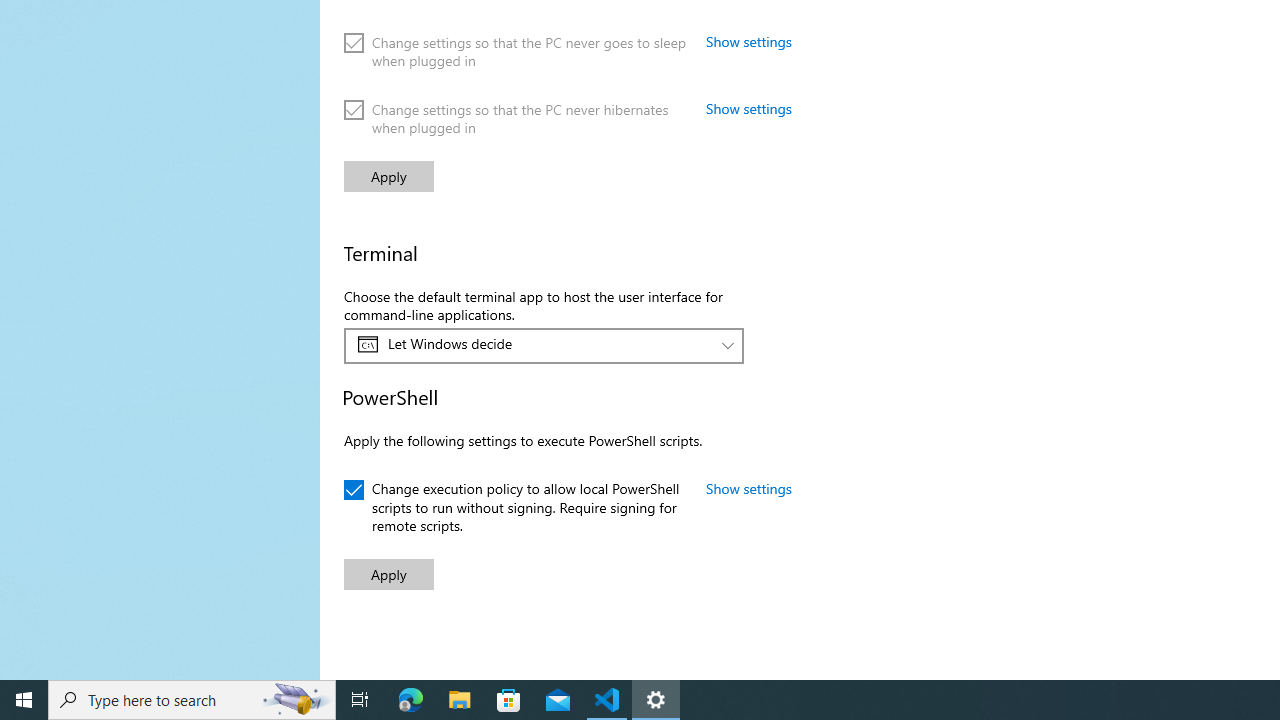  I want to click on 'Settings - 1 running window', so click(656, 698).